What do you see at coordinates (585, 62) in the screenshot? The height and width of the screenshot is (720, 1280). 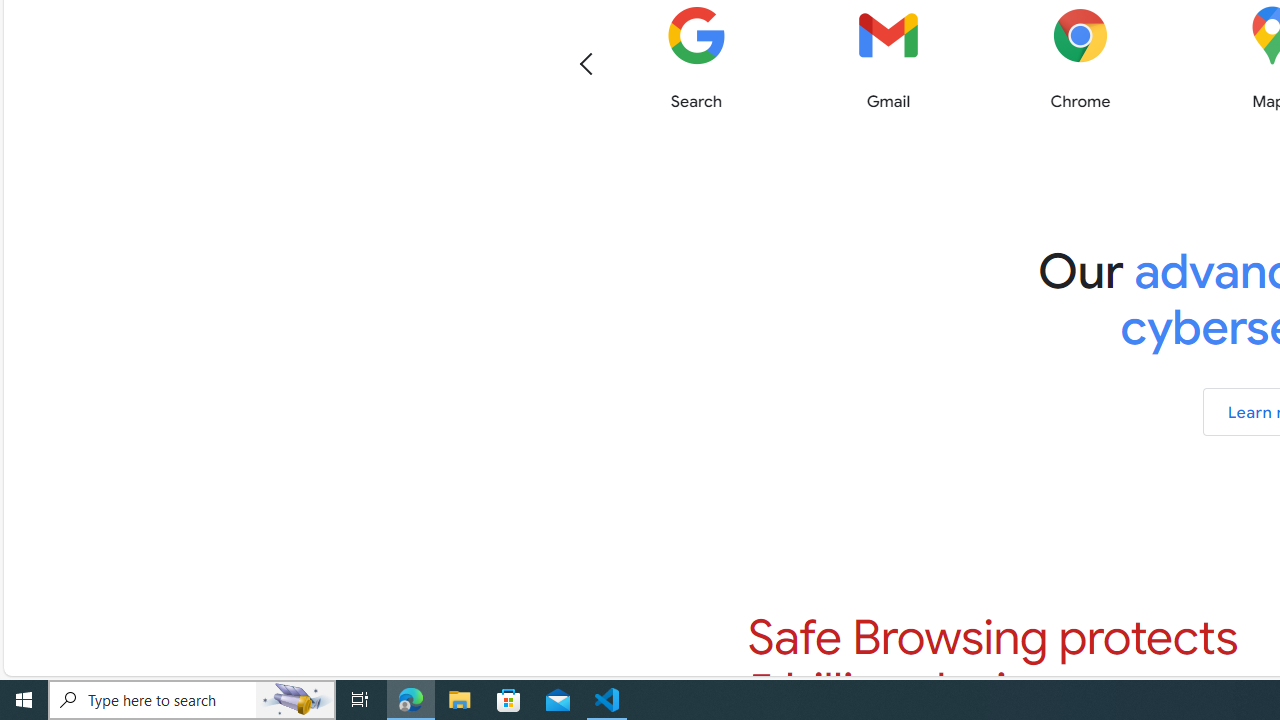 I see `'Previous'` at bounding box center [585, 62].